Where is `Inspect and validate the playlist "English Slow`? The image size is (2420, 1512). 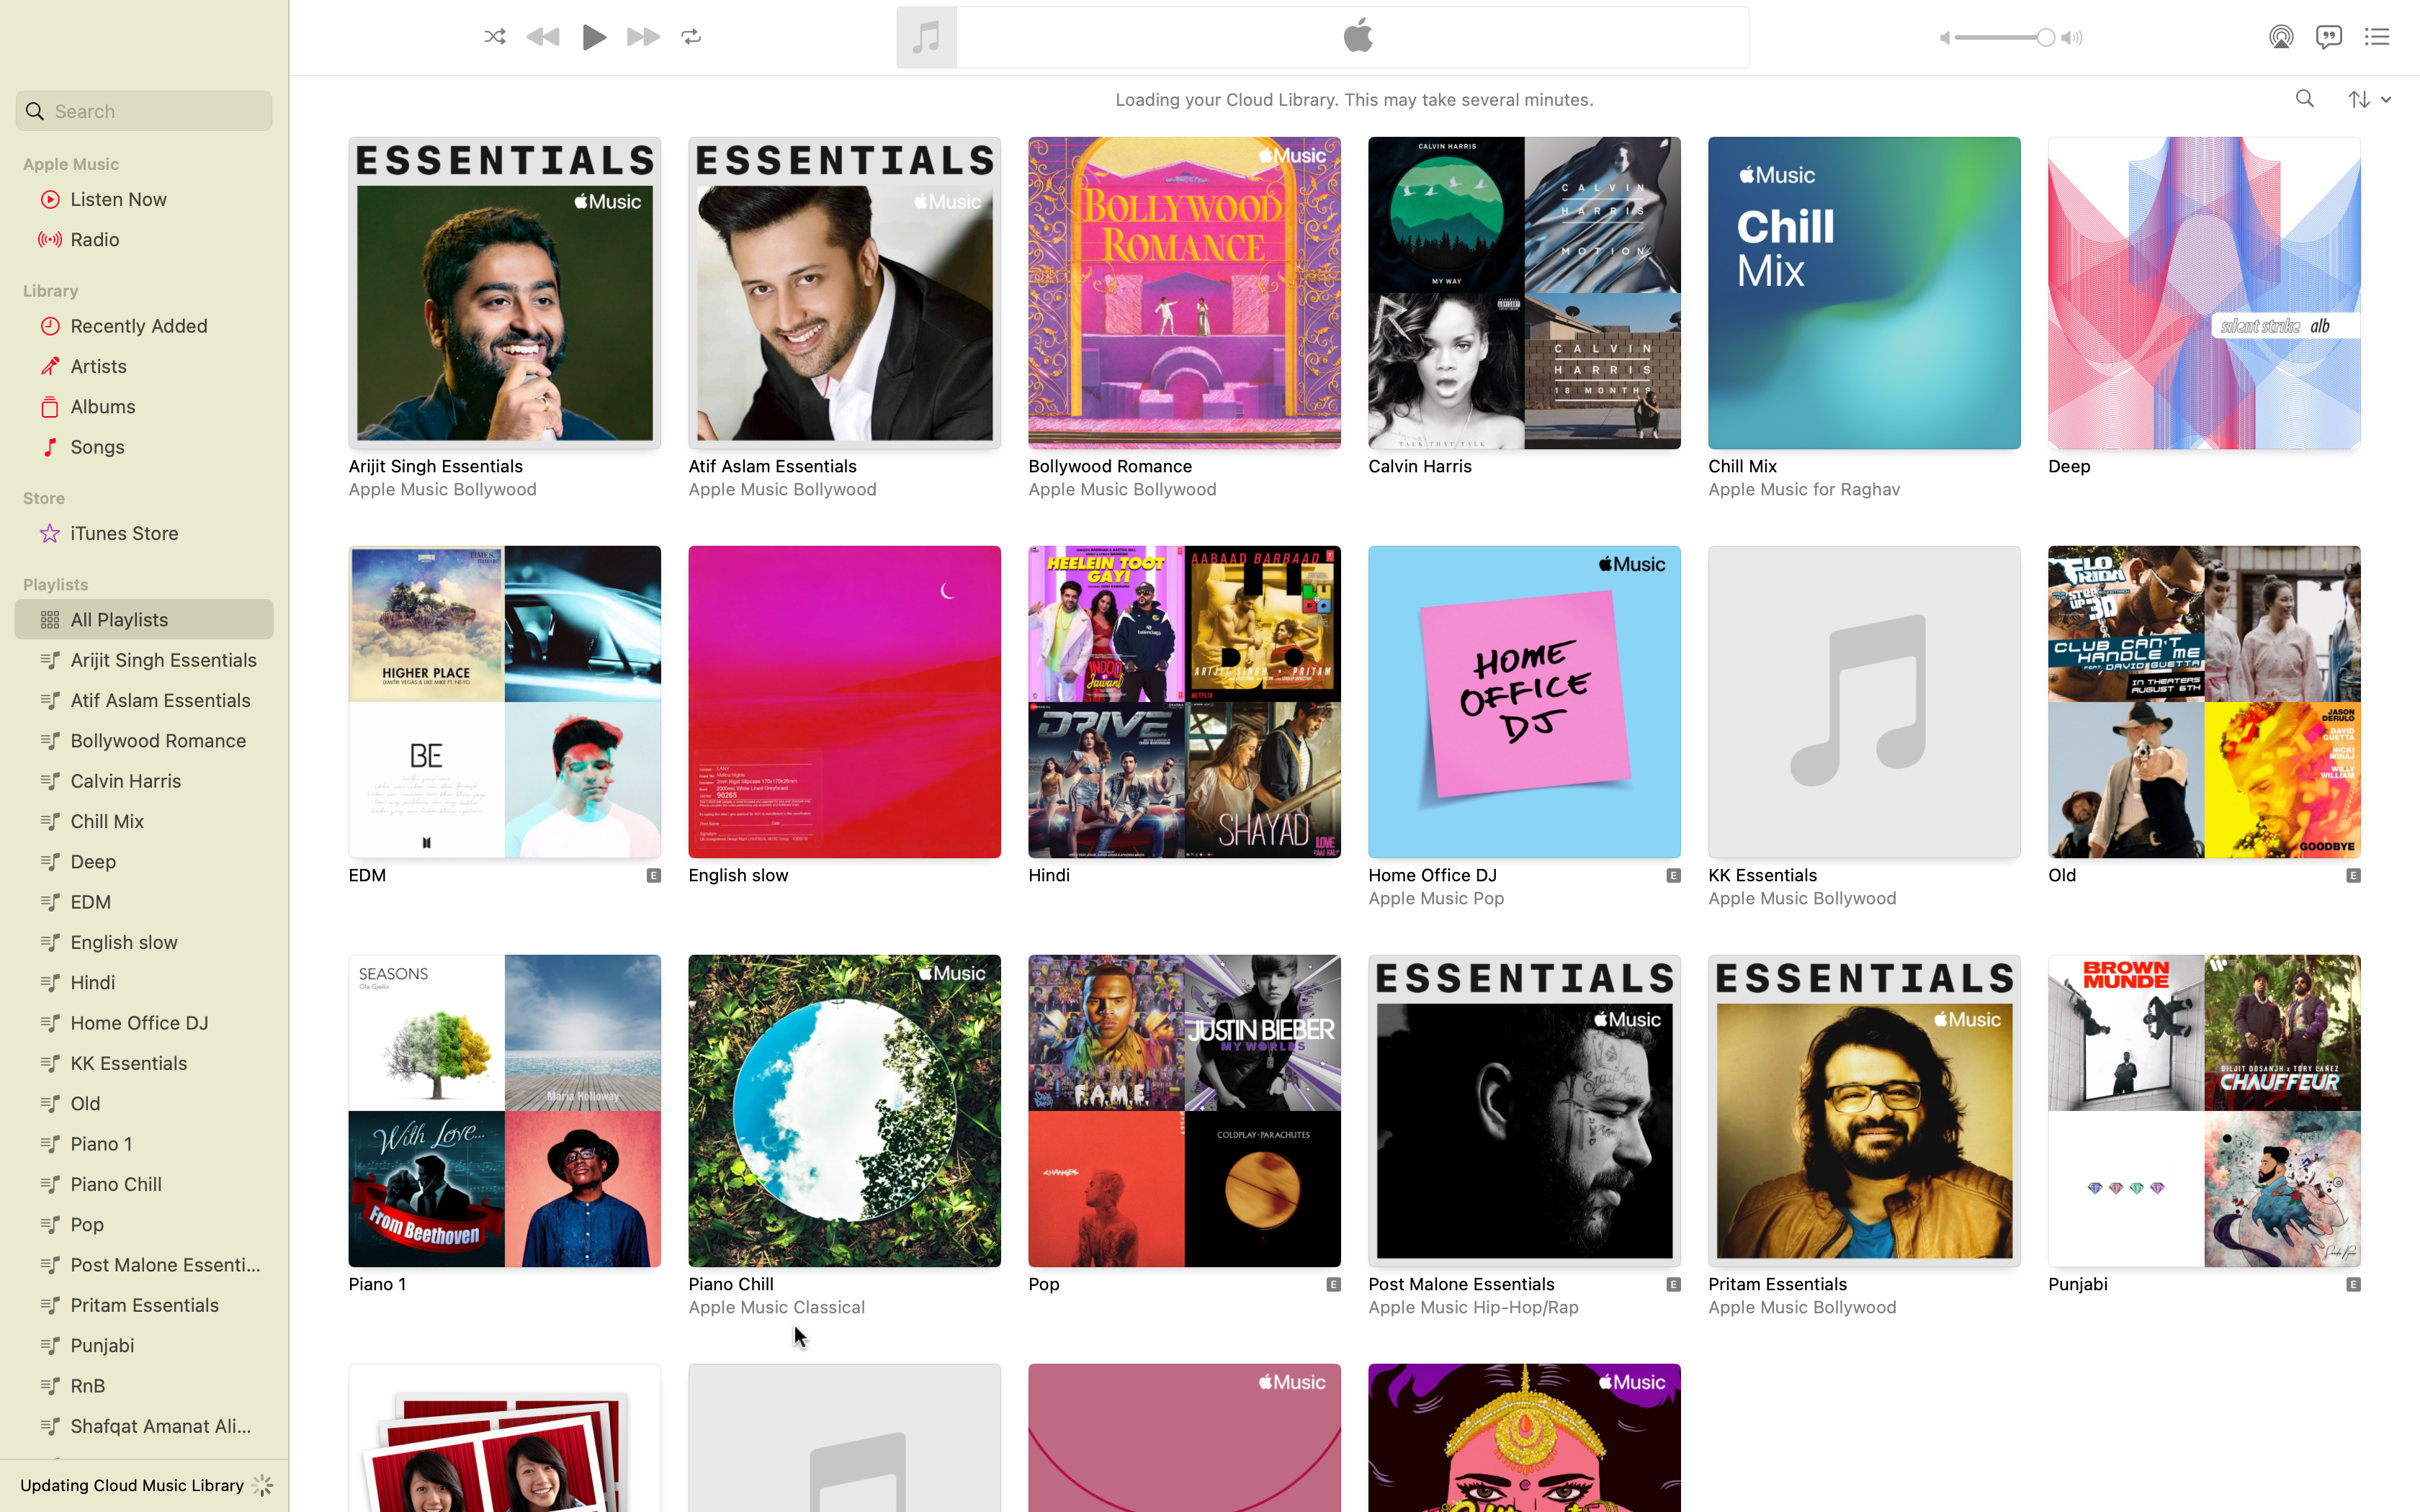
Inspect and validate the playlist "English Slow is located at coordinates (843, 721).